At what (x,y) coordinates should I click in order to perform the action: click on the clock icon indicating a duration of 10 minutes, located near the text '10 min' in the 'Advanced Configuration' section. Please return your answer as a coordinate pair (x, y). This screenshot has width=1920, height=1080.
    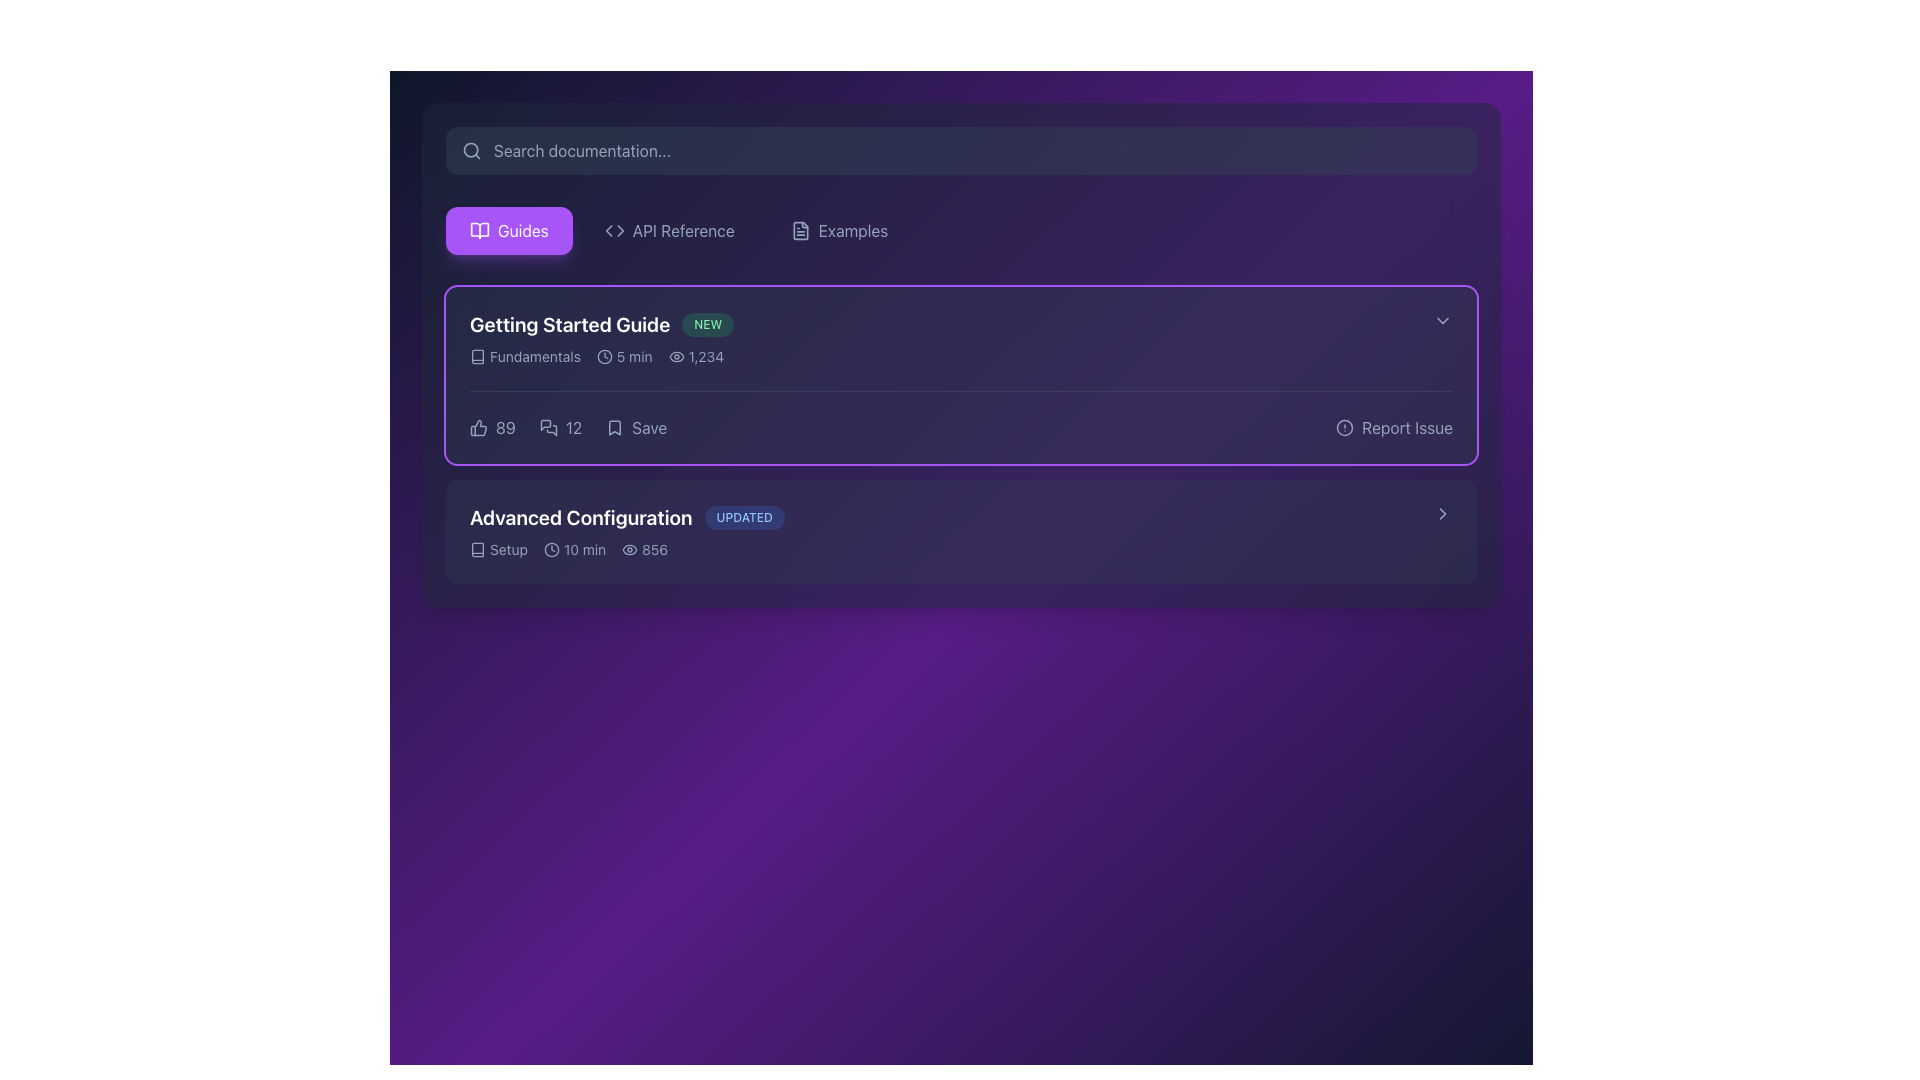
    Looking at the image, I should click on (552, 550).